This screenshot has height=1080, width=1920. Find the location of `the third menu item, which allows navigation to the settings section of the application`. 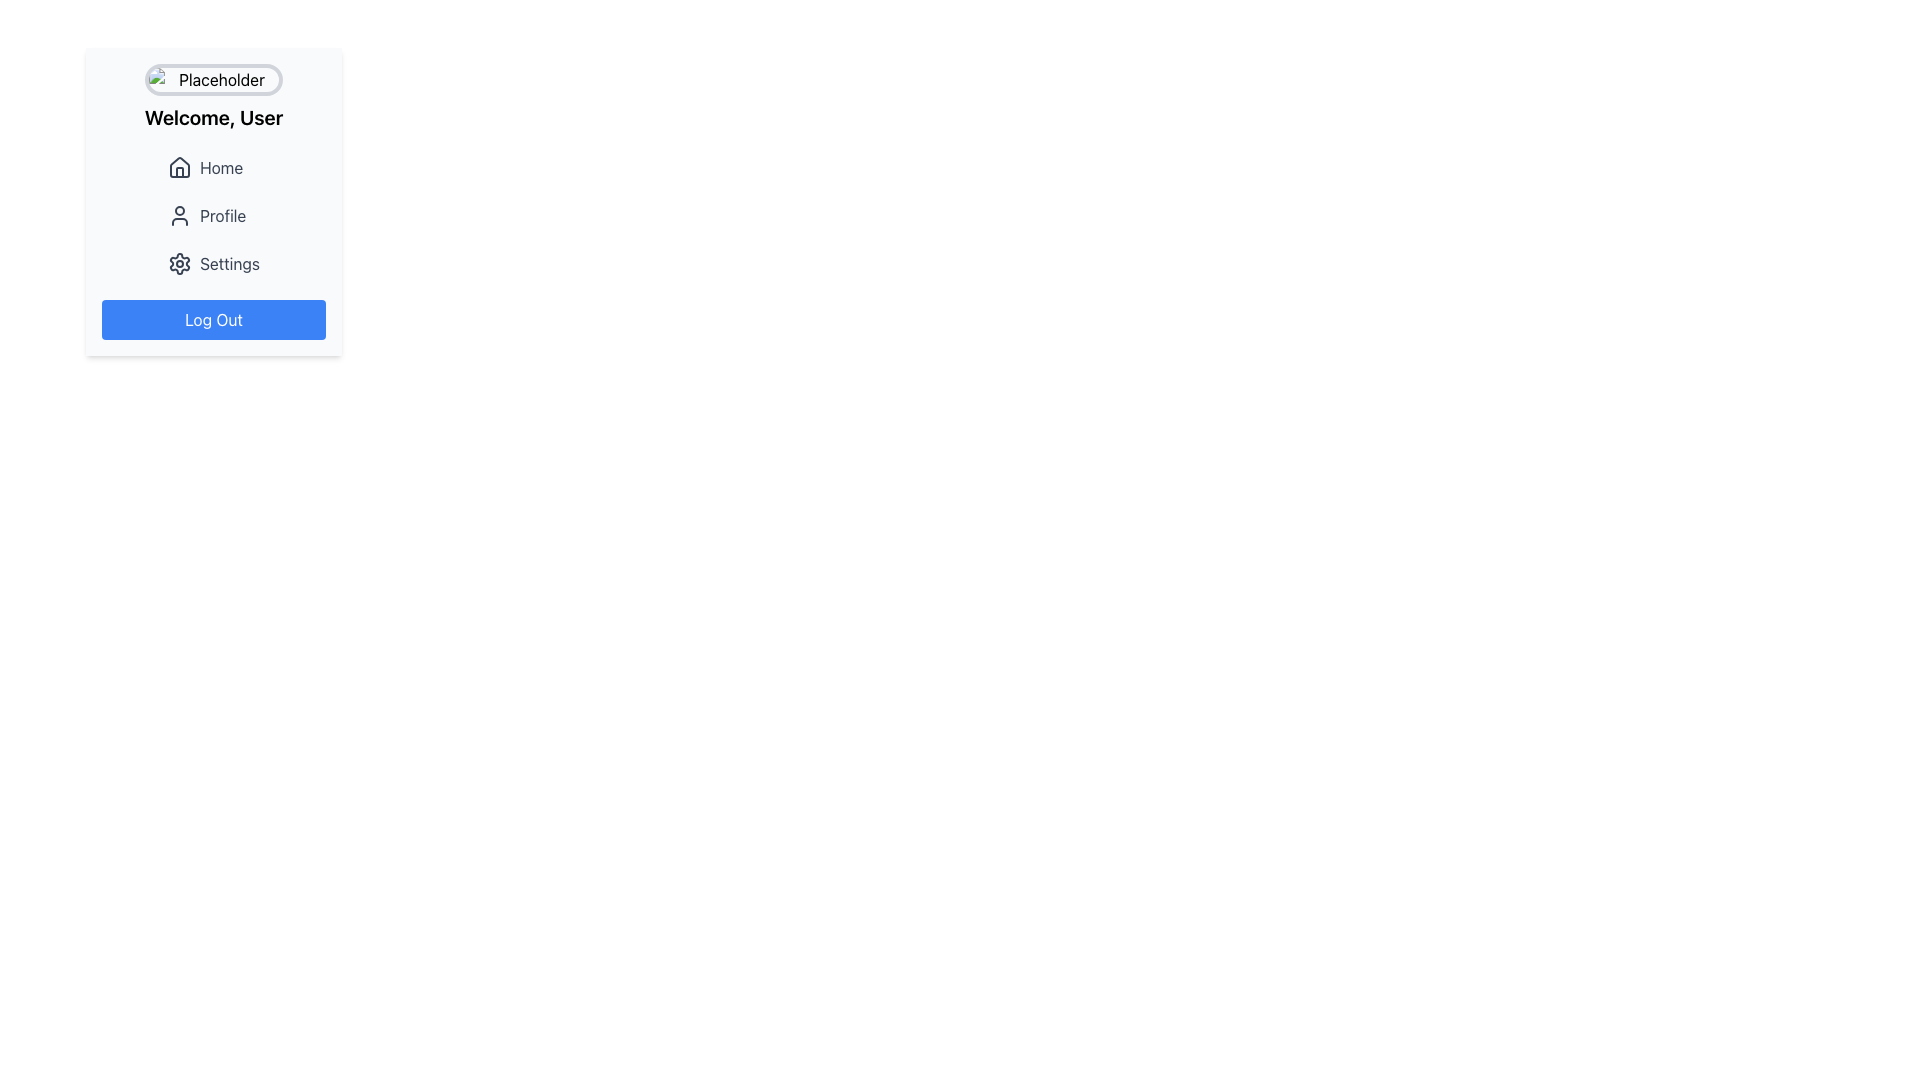

the third menu item, which allows navigation to the settings section of the application is located at coordinates (214, 262).